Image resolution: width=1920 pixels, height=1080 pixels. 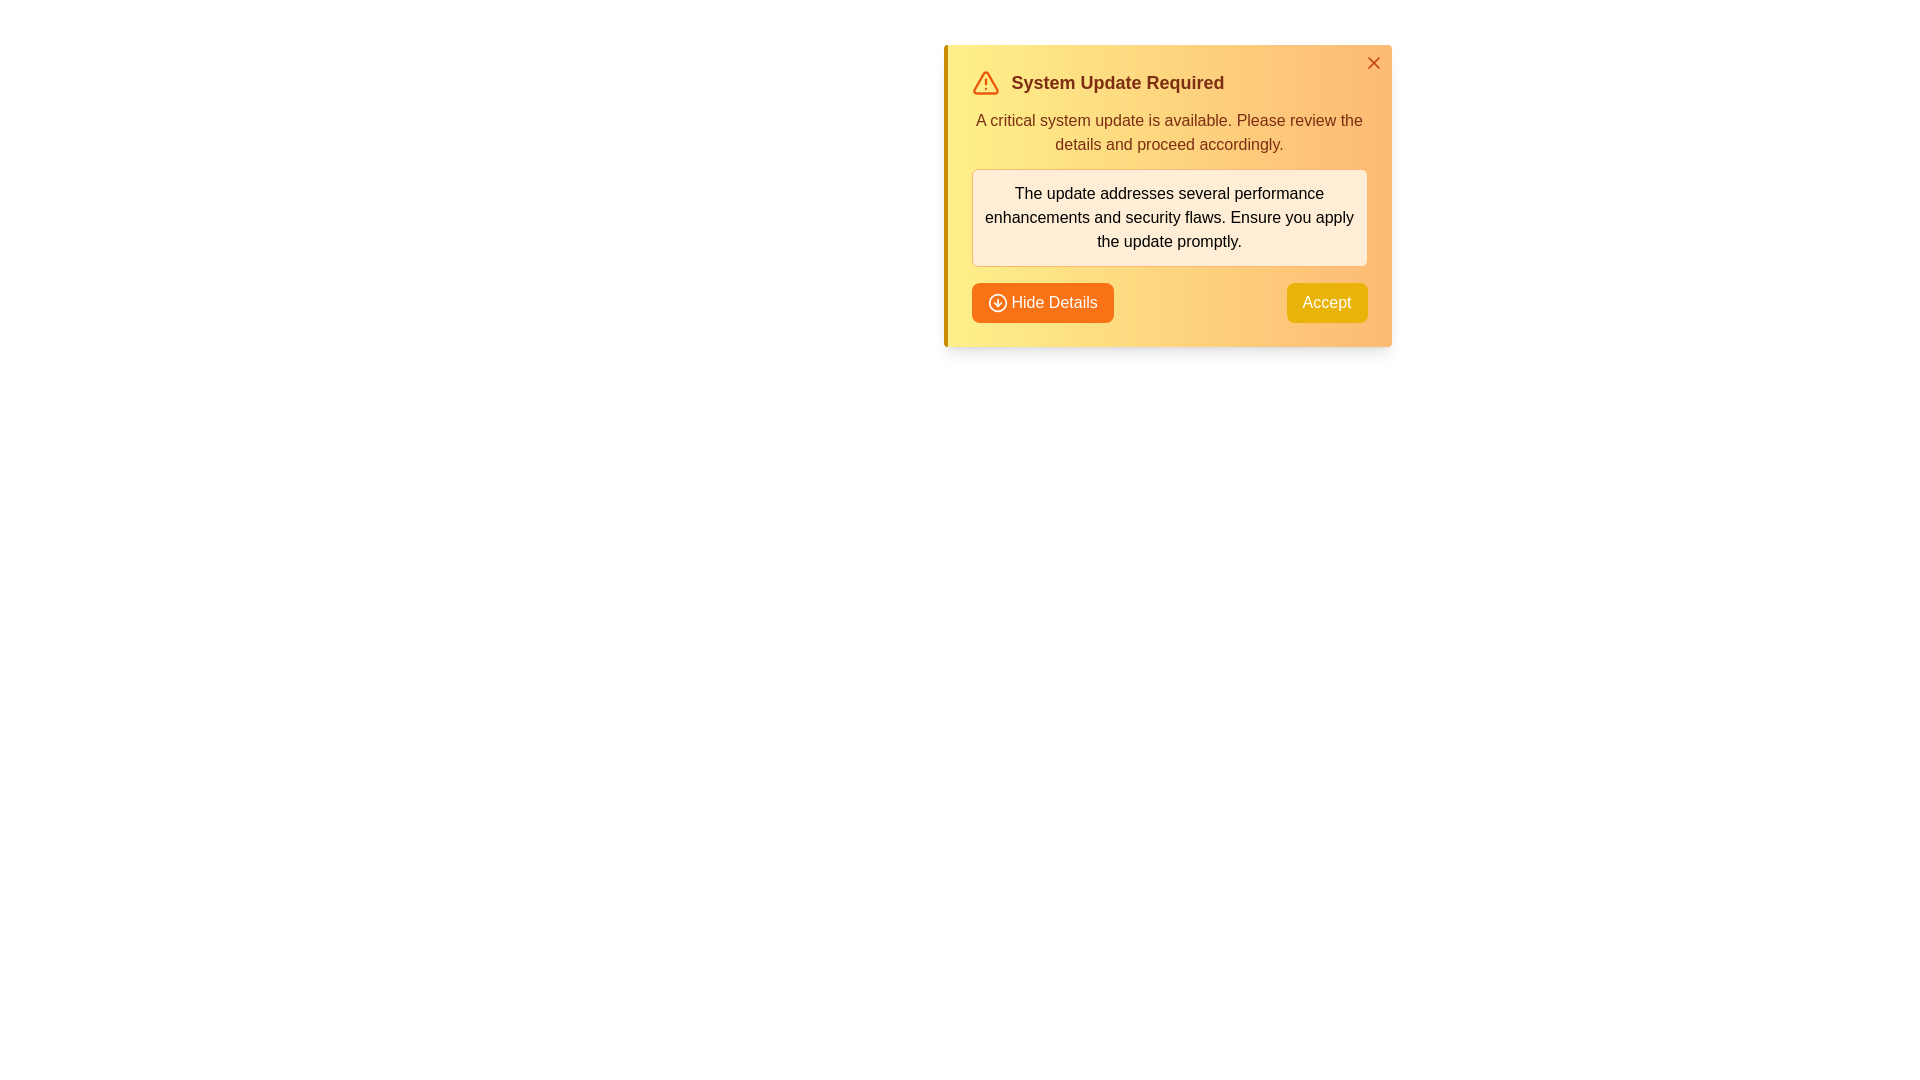 I want to click on the 'Accept' button to acknowledge the alert, so click(x=1326, y=303).